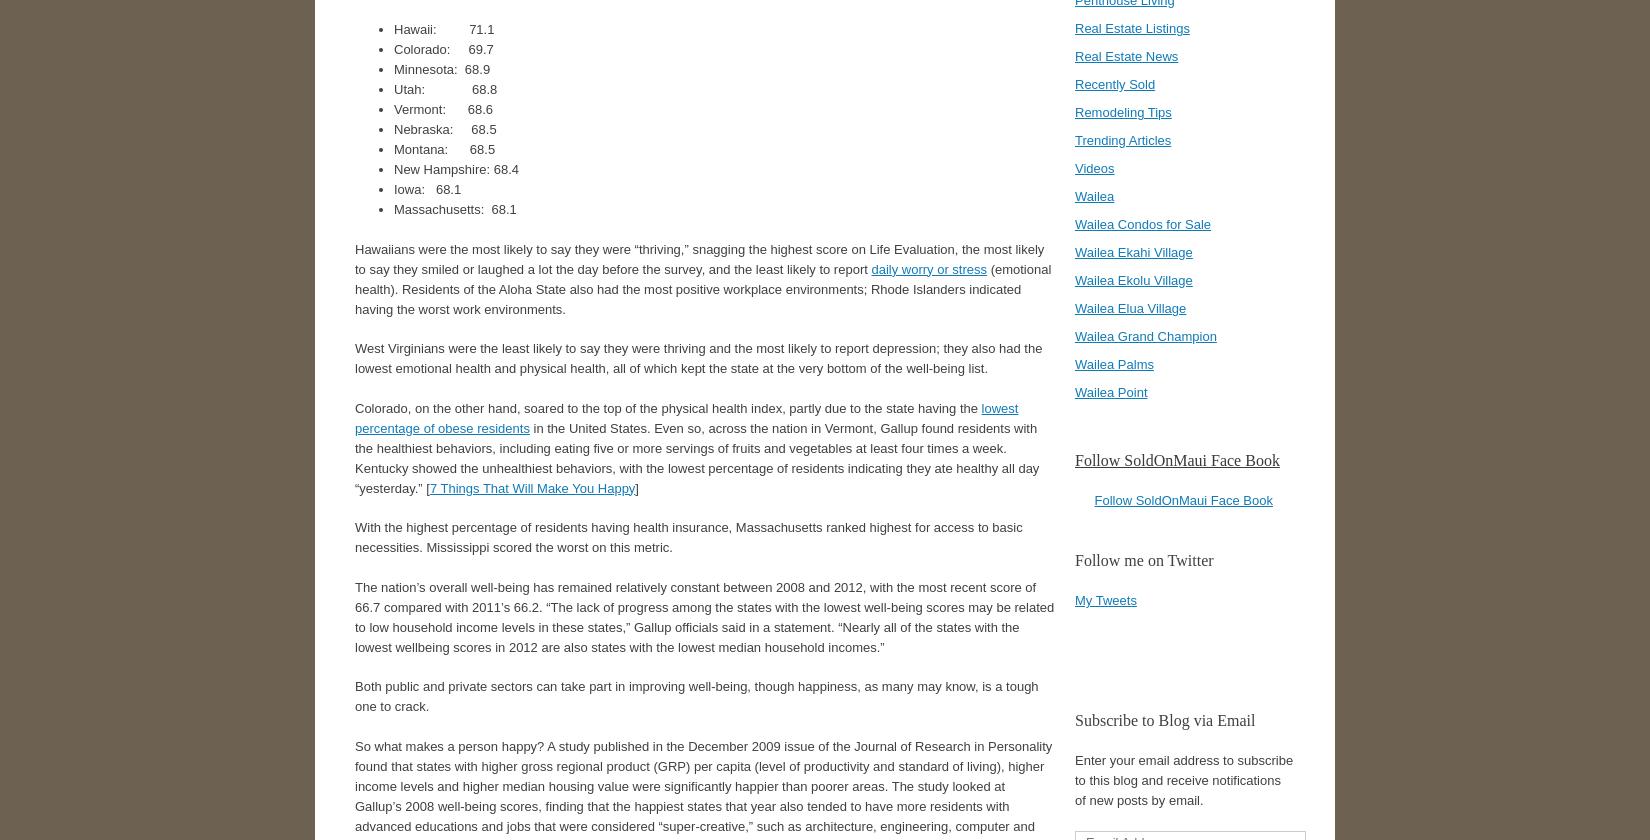 The width and height of the screenshot is (1650, 840). Describe the element at coordinates (355, 456) in the screenshot. I see `'in the United States. Even so, across the nation in Vermont, Gallup found residents with the healthiest behaviors, including eating five or more servings of fruits and vegetables at least four times a week. Kentucky showed the unhealthiest behaviors, with the lowest percentage of residents indicating they ate healthy all day “yesterday.” ['` at that location.